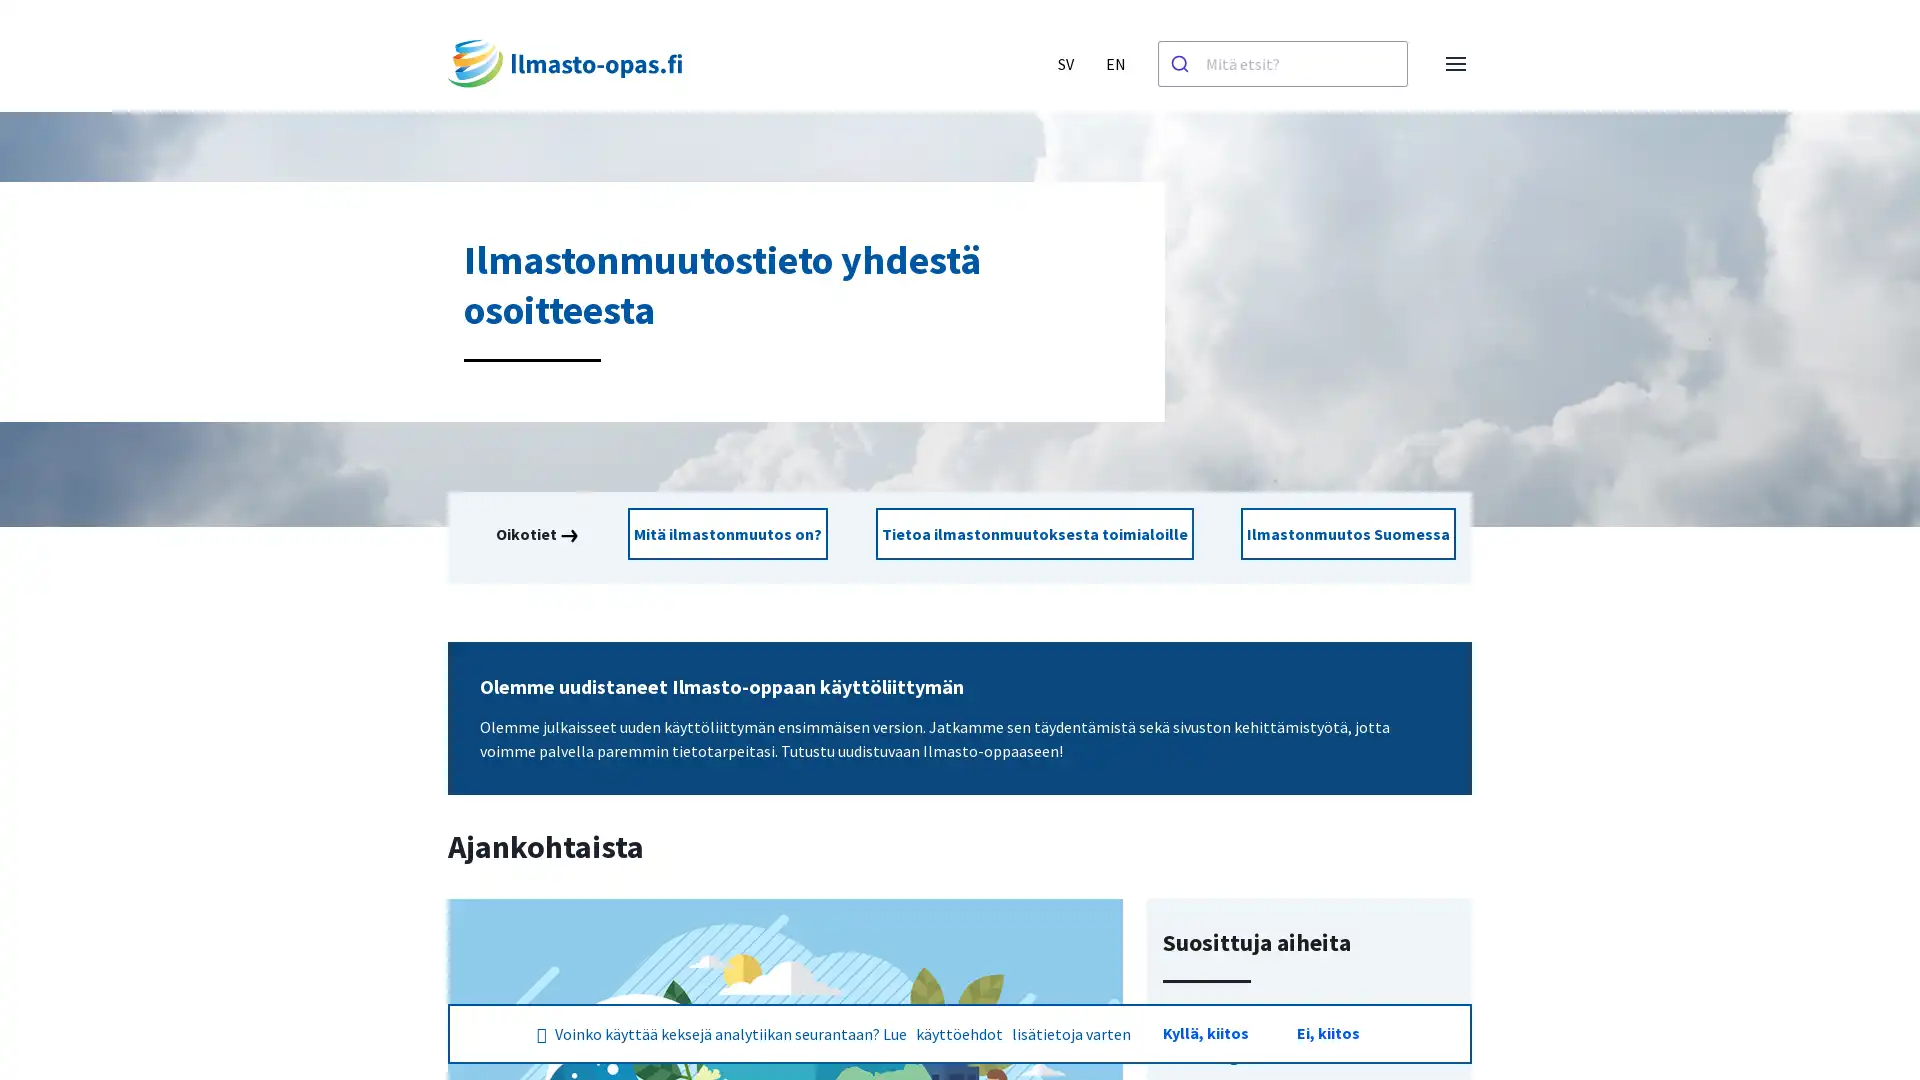  Describe the element at coordinates (1455, 63) in the screenshot. I see `Avaa valikko` at that location.